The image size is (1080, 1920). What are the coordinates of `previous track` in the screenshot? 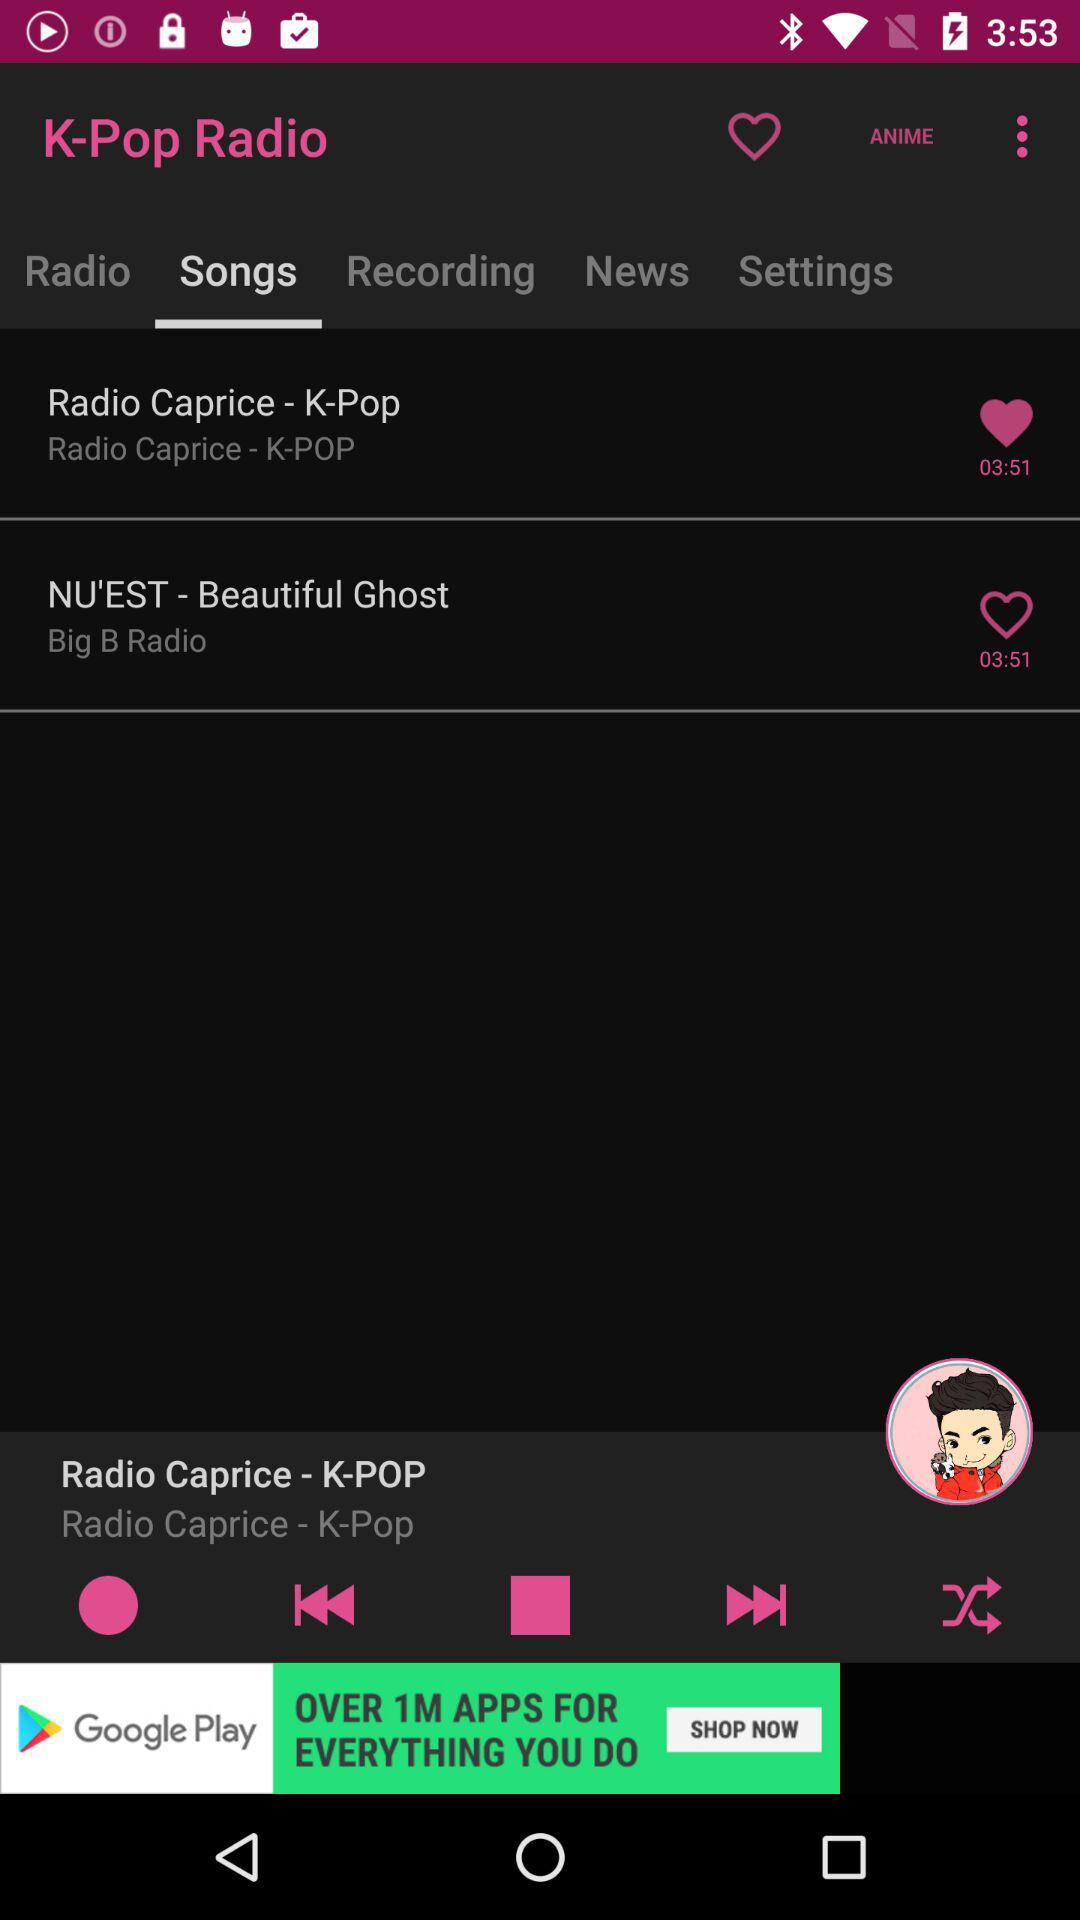 It's located at (323, 1604).